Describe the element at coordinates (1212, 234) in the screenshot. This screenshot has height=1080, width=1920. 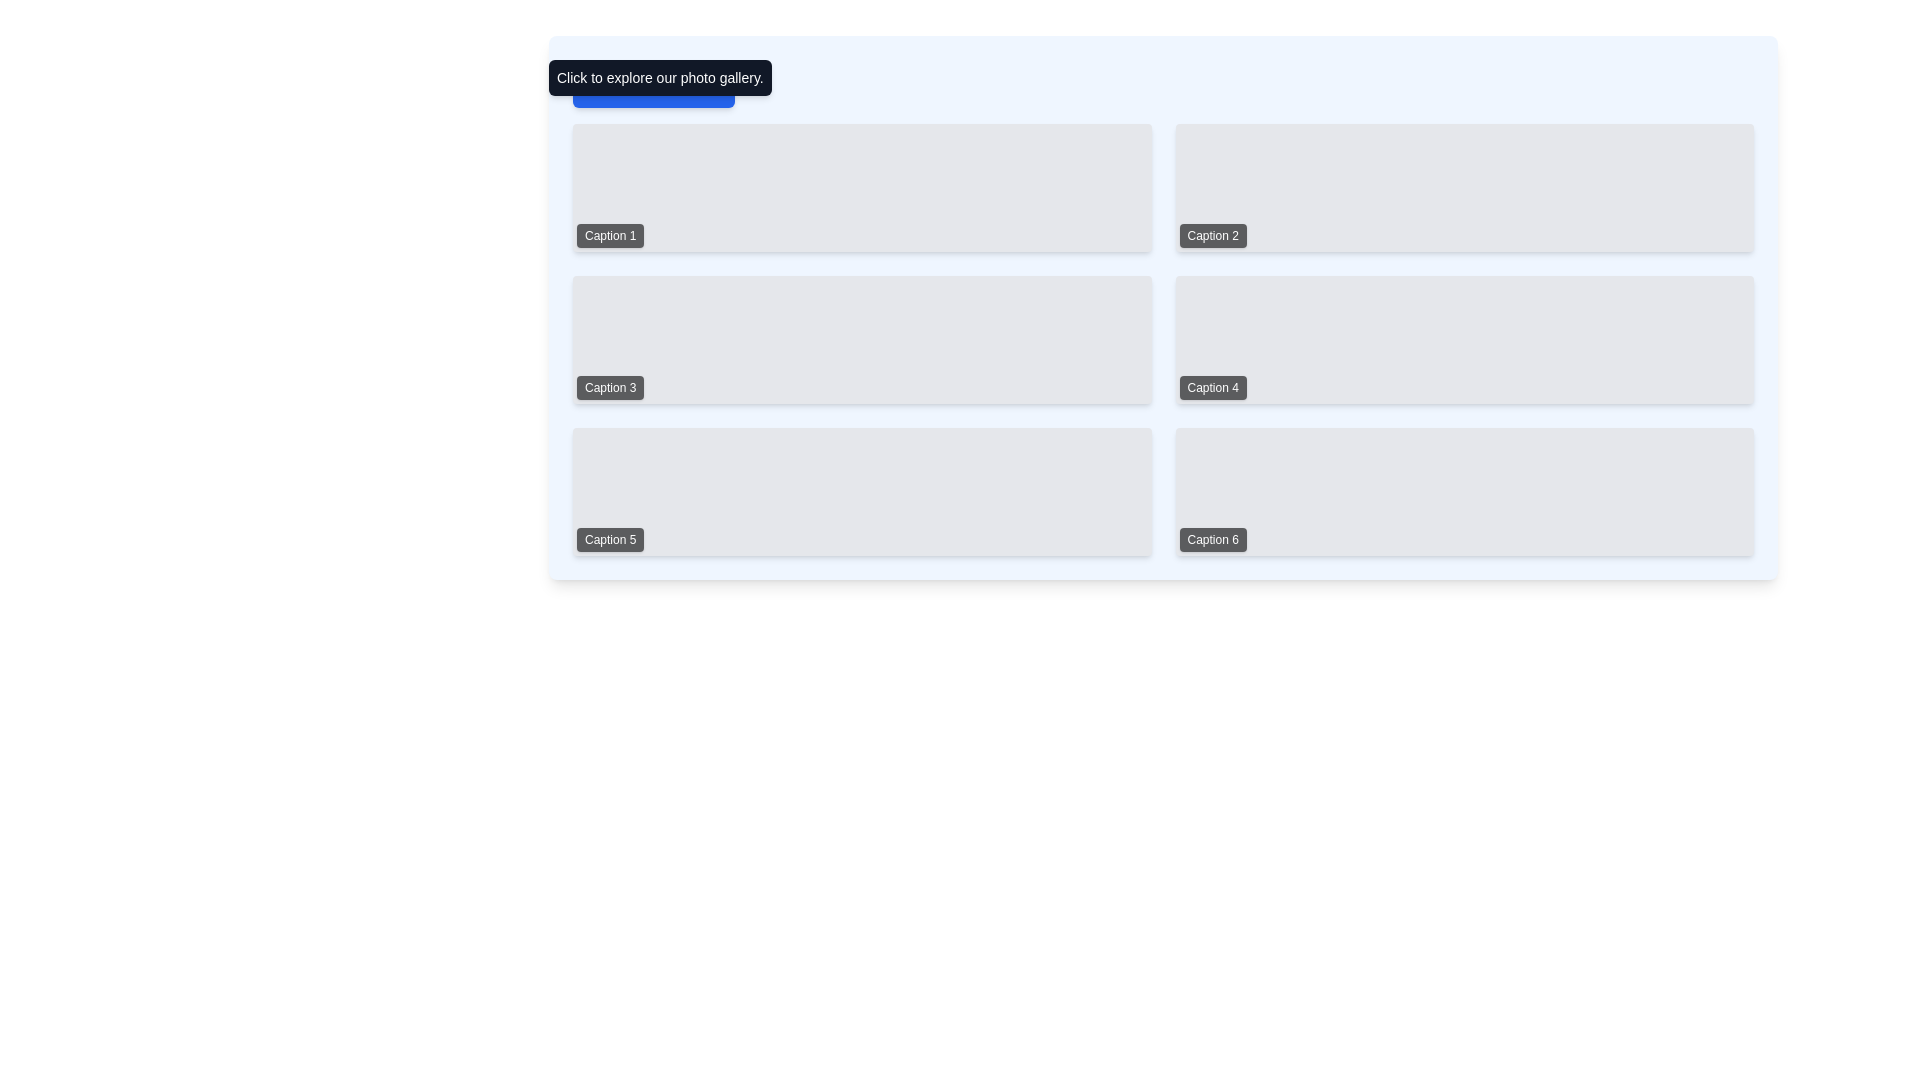
I see `the label or caption located at the bottom-left corner of the second rectangular tile in the top row of the grid layout, which provides descriptive text for the tile` at that location.